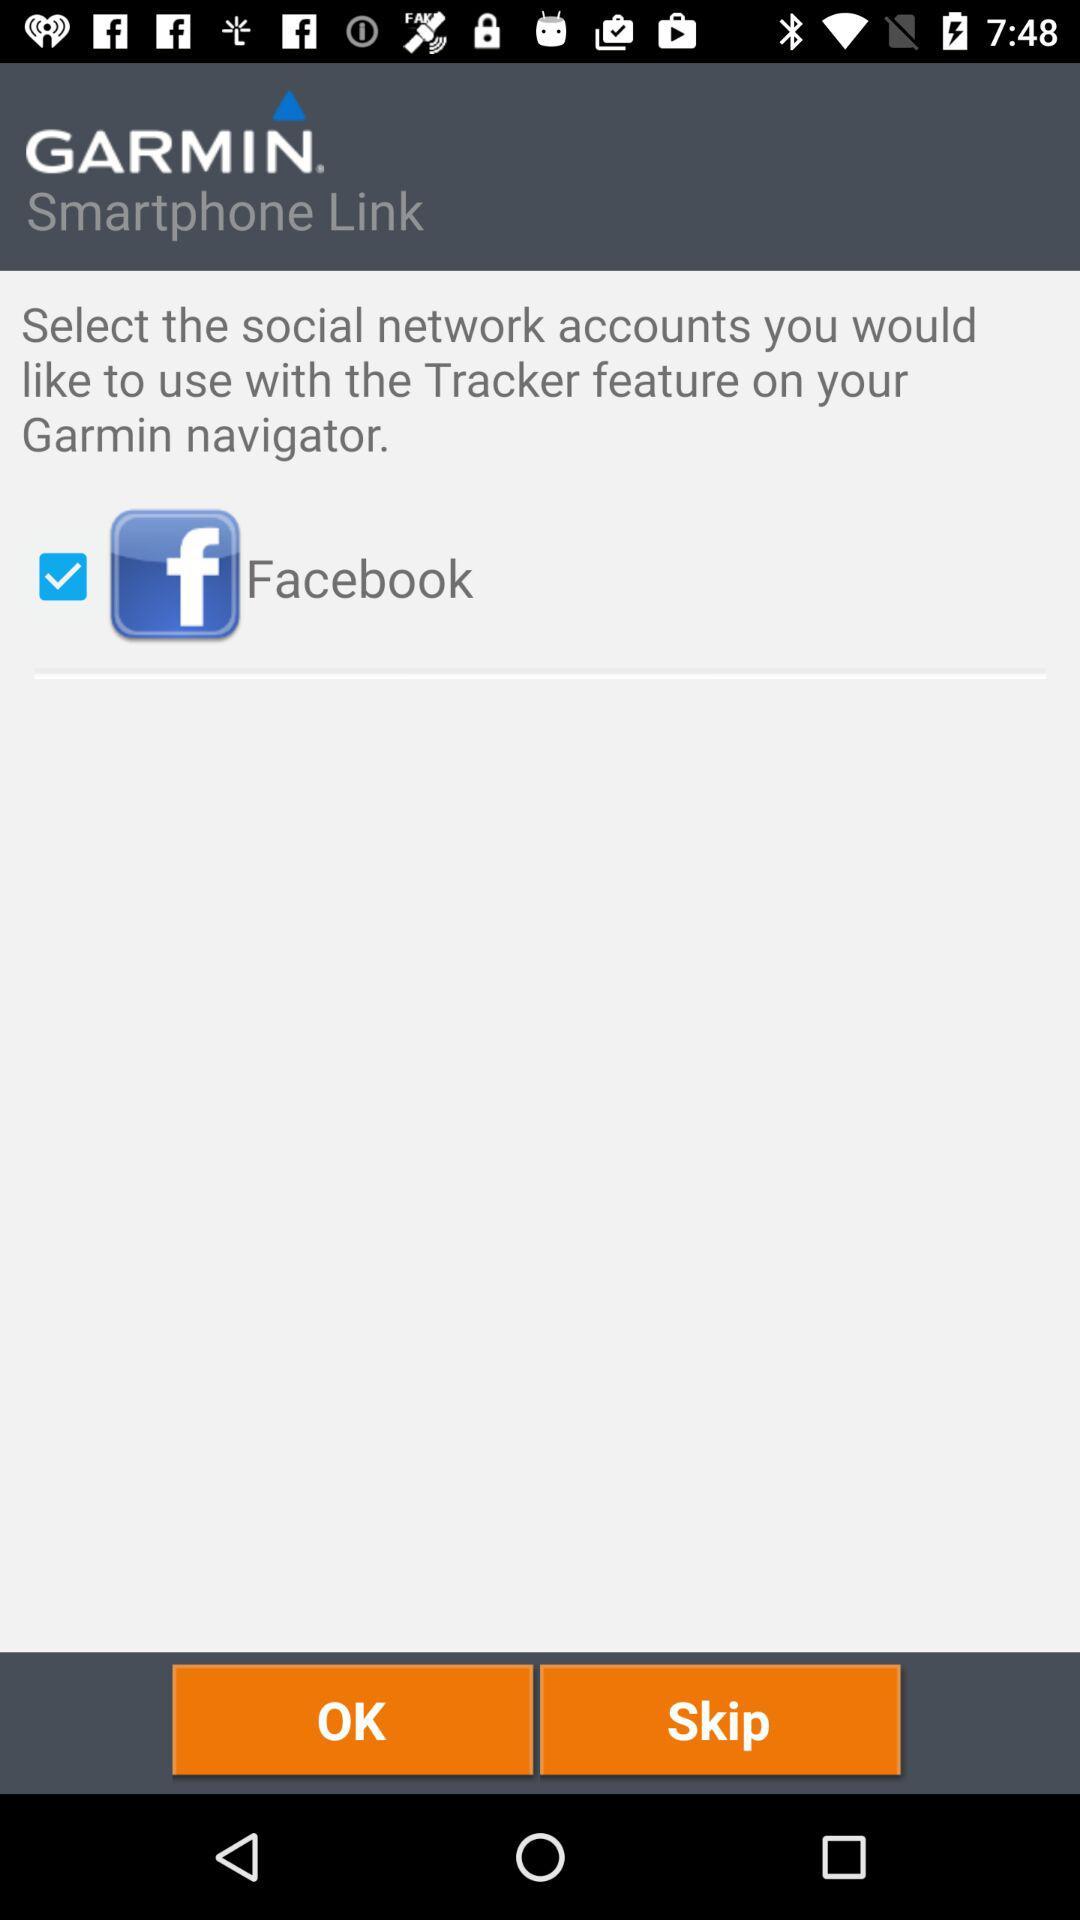 The image size is (1080, 1920). I want to click on skip at the bottom right corner, so click(723, 1722).